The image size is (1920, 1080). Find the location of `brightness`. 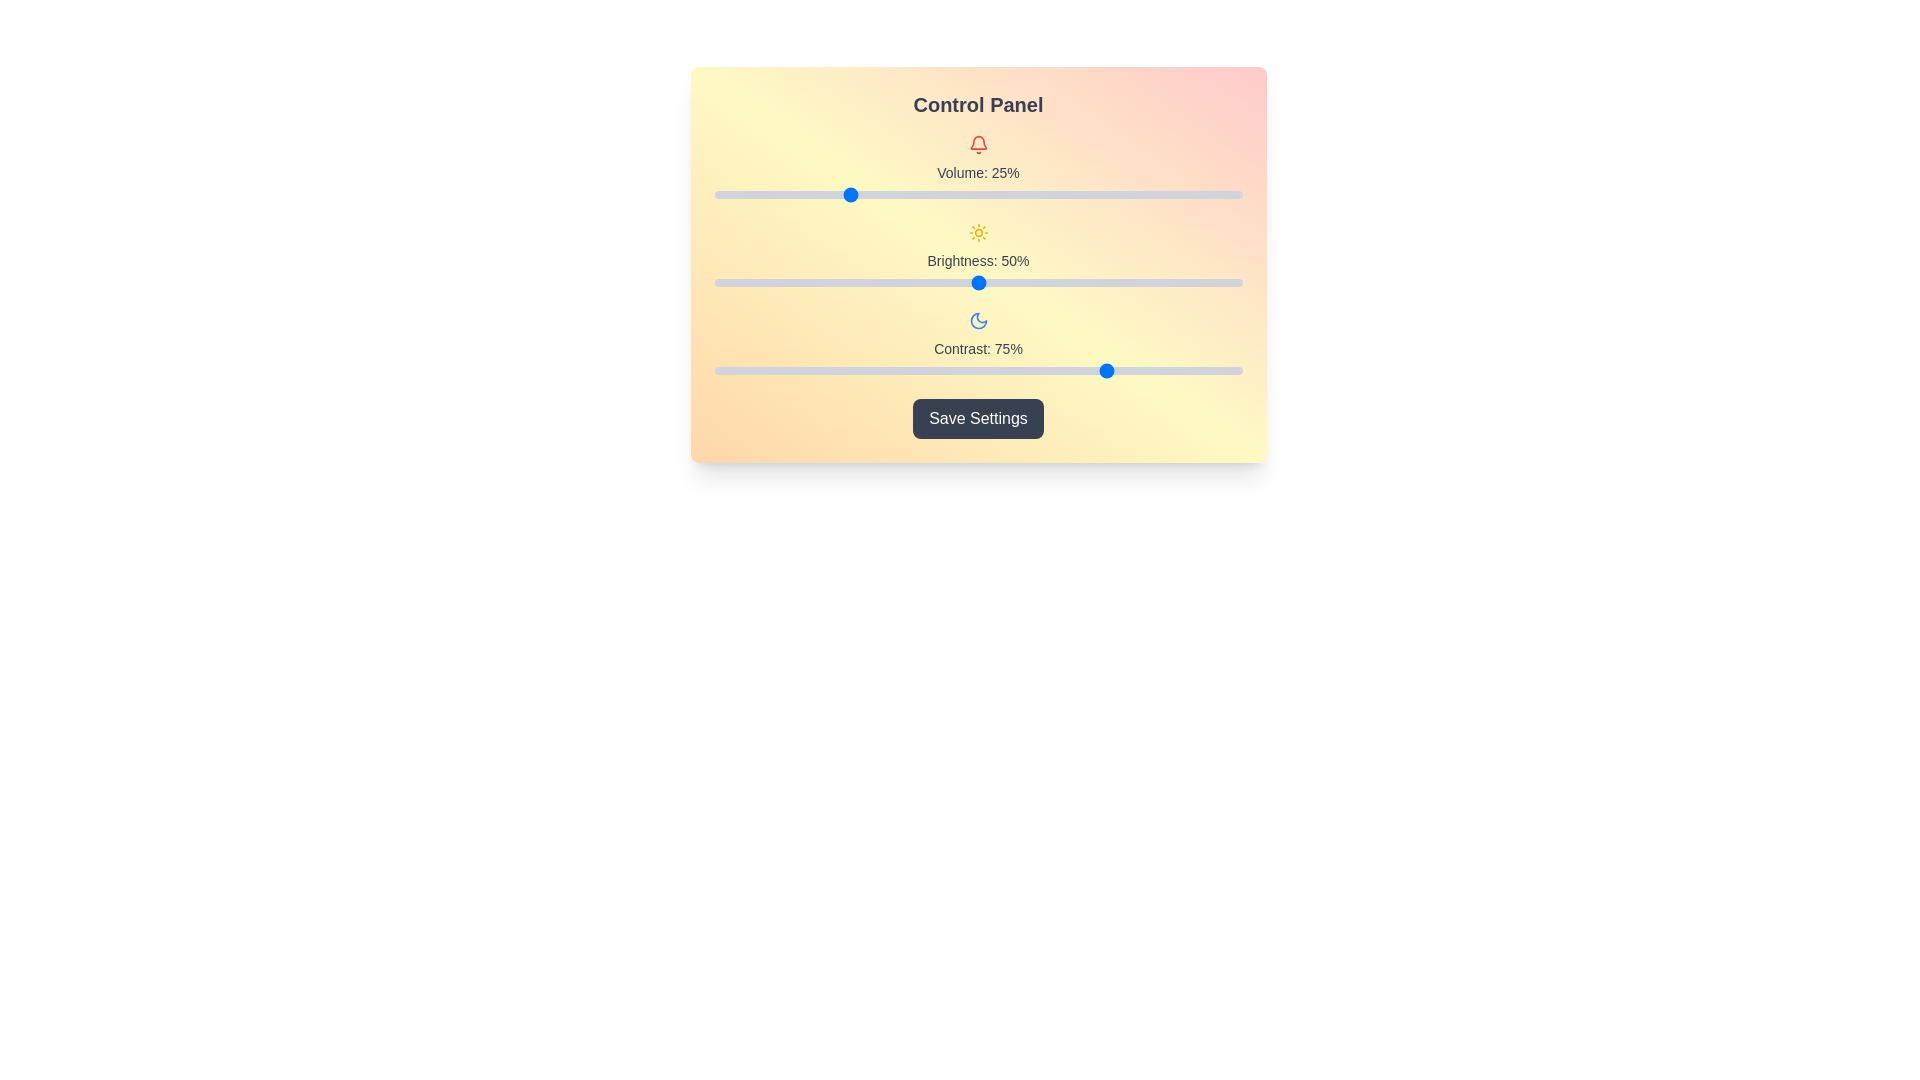

brightness is located at coordinates (1072, 282).